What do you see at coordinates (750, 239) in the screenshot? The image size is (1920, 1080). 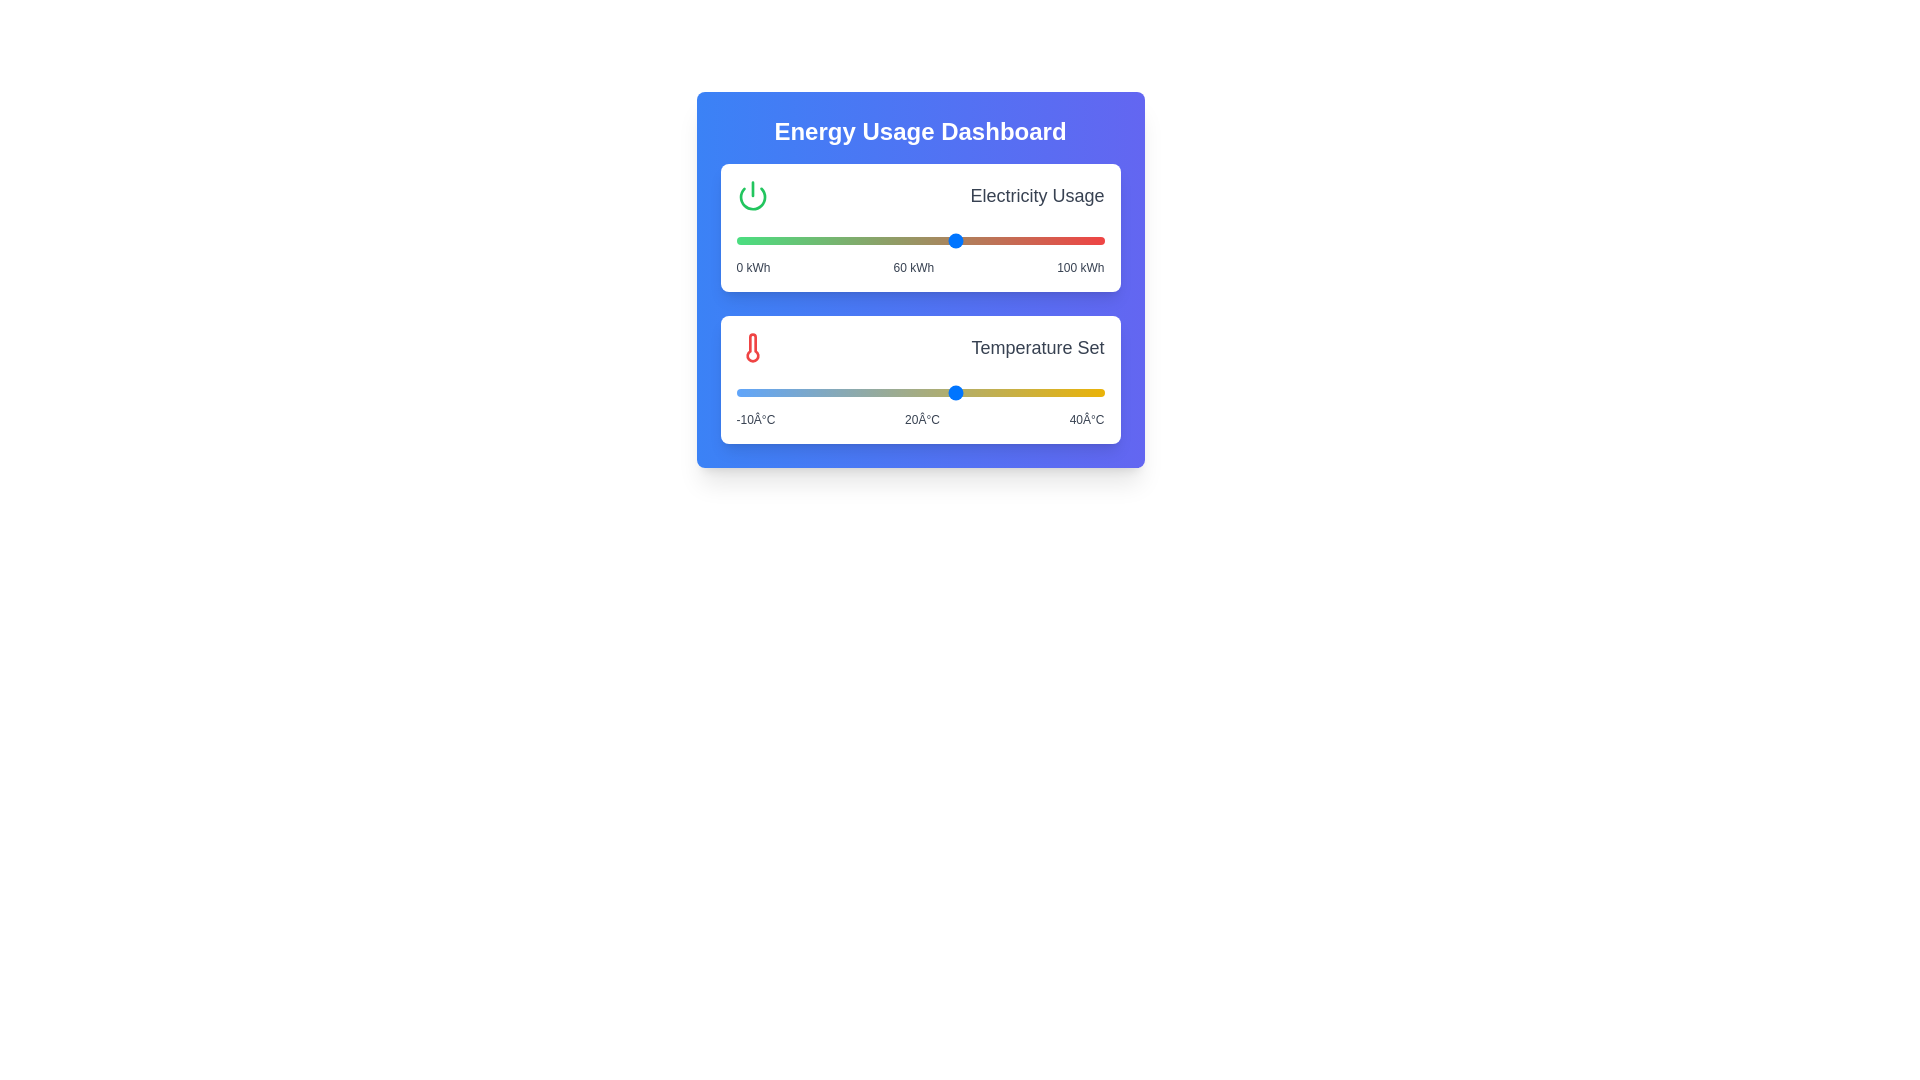 I see `the electricity usage slider to 4 kWh` at bounding box center [750, 239].